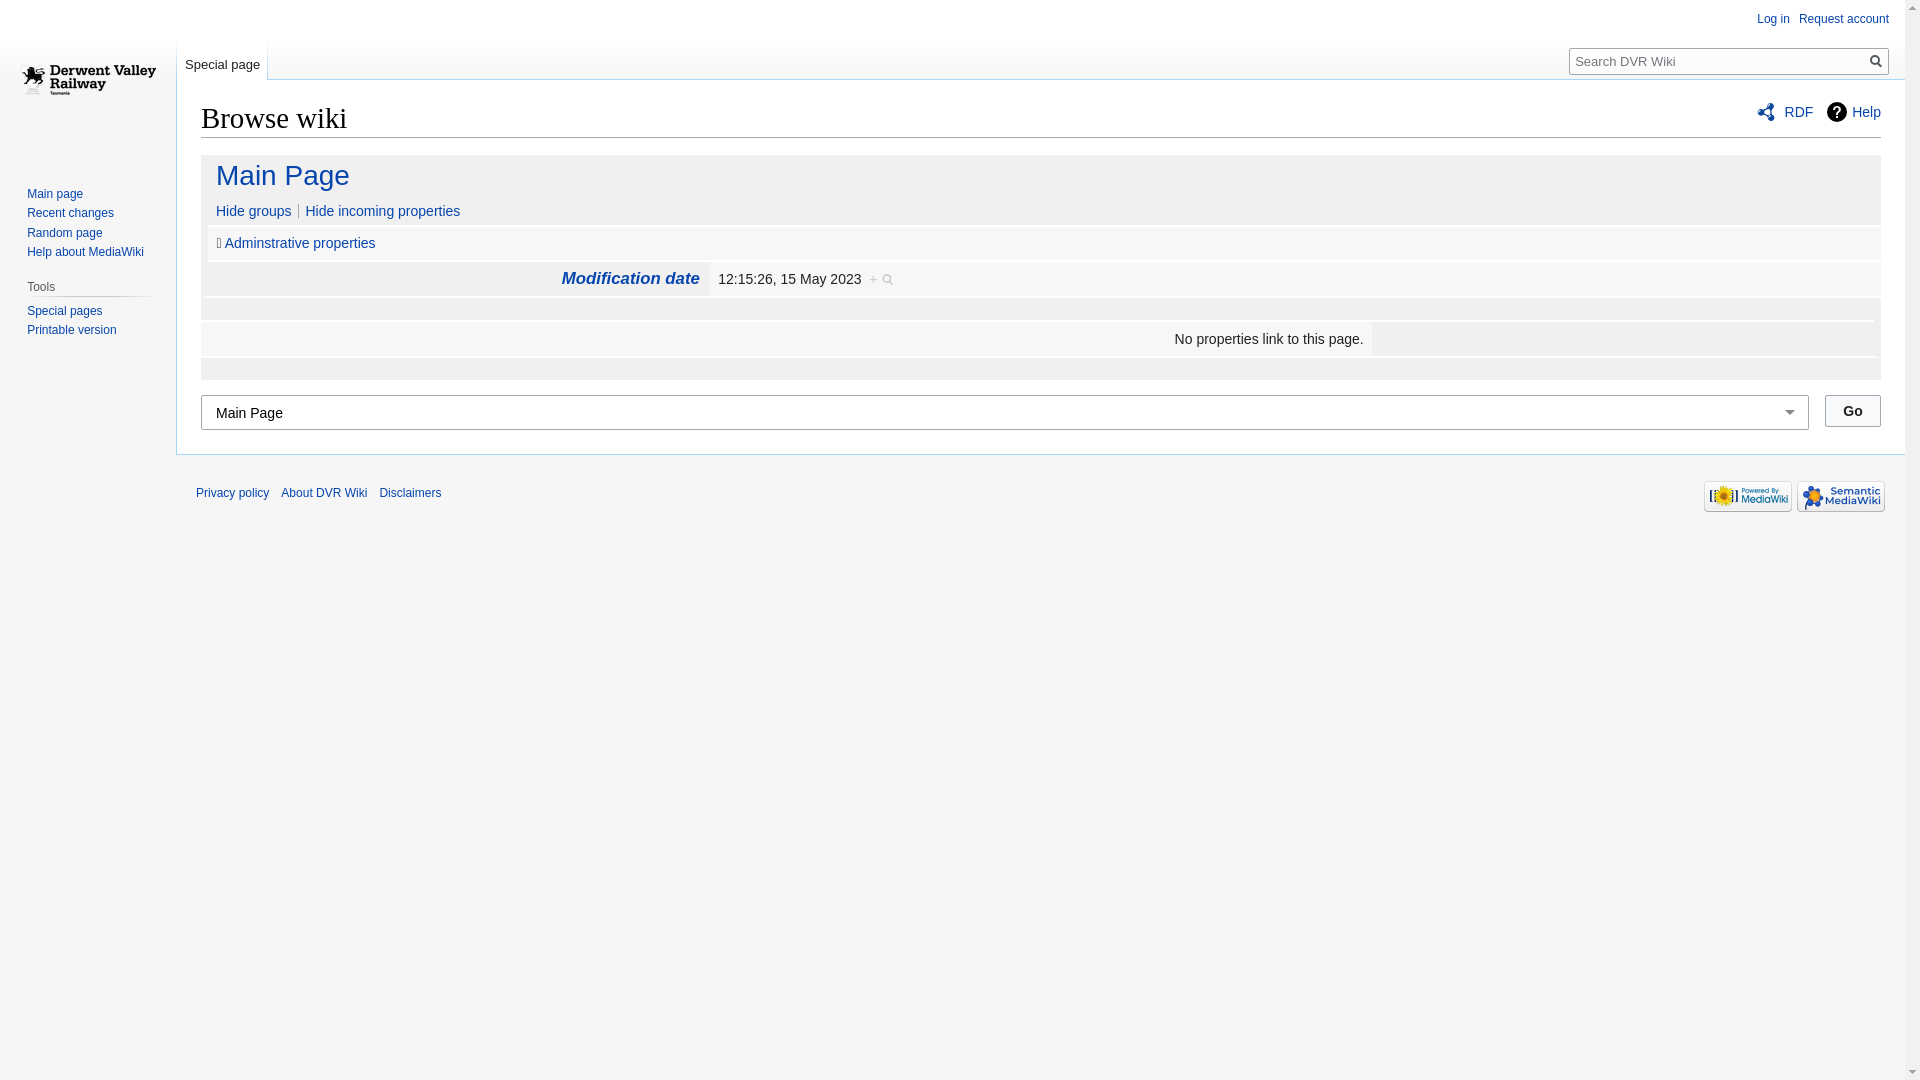 The height and width of the screenshot is (1080, 1920). What do you see at coordinates (1852, 111) in the screenshot?
I see `'Help'` at bounding box center [1852, 111].